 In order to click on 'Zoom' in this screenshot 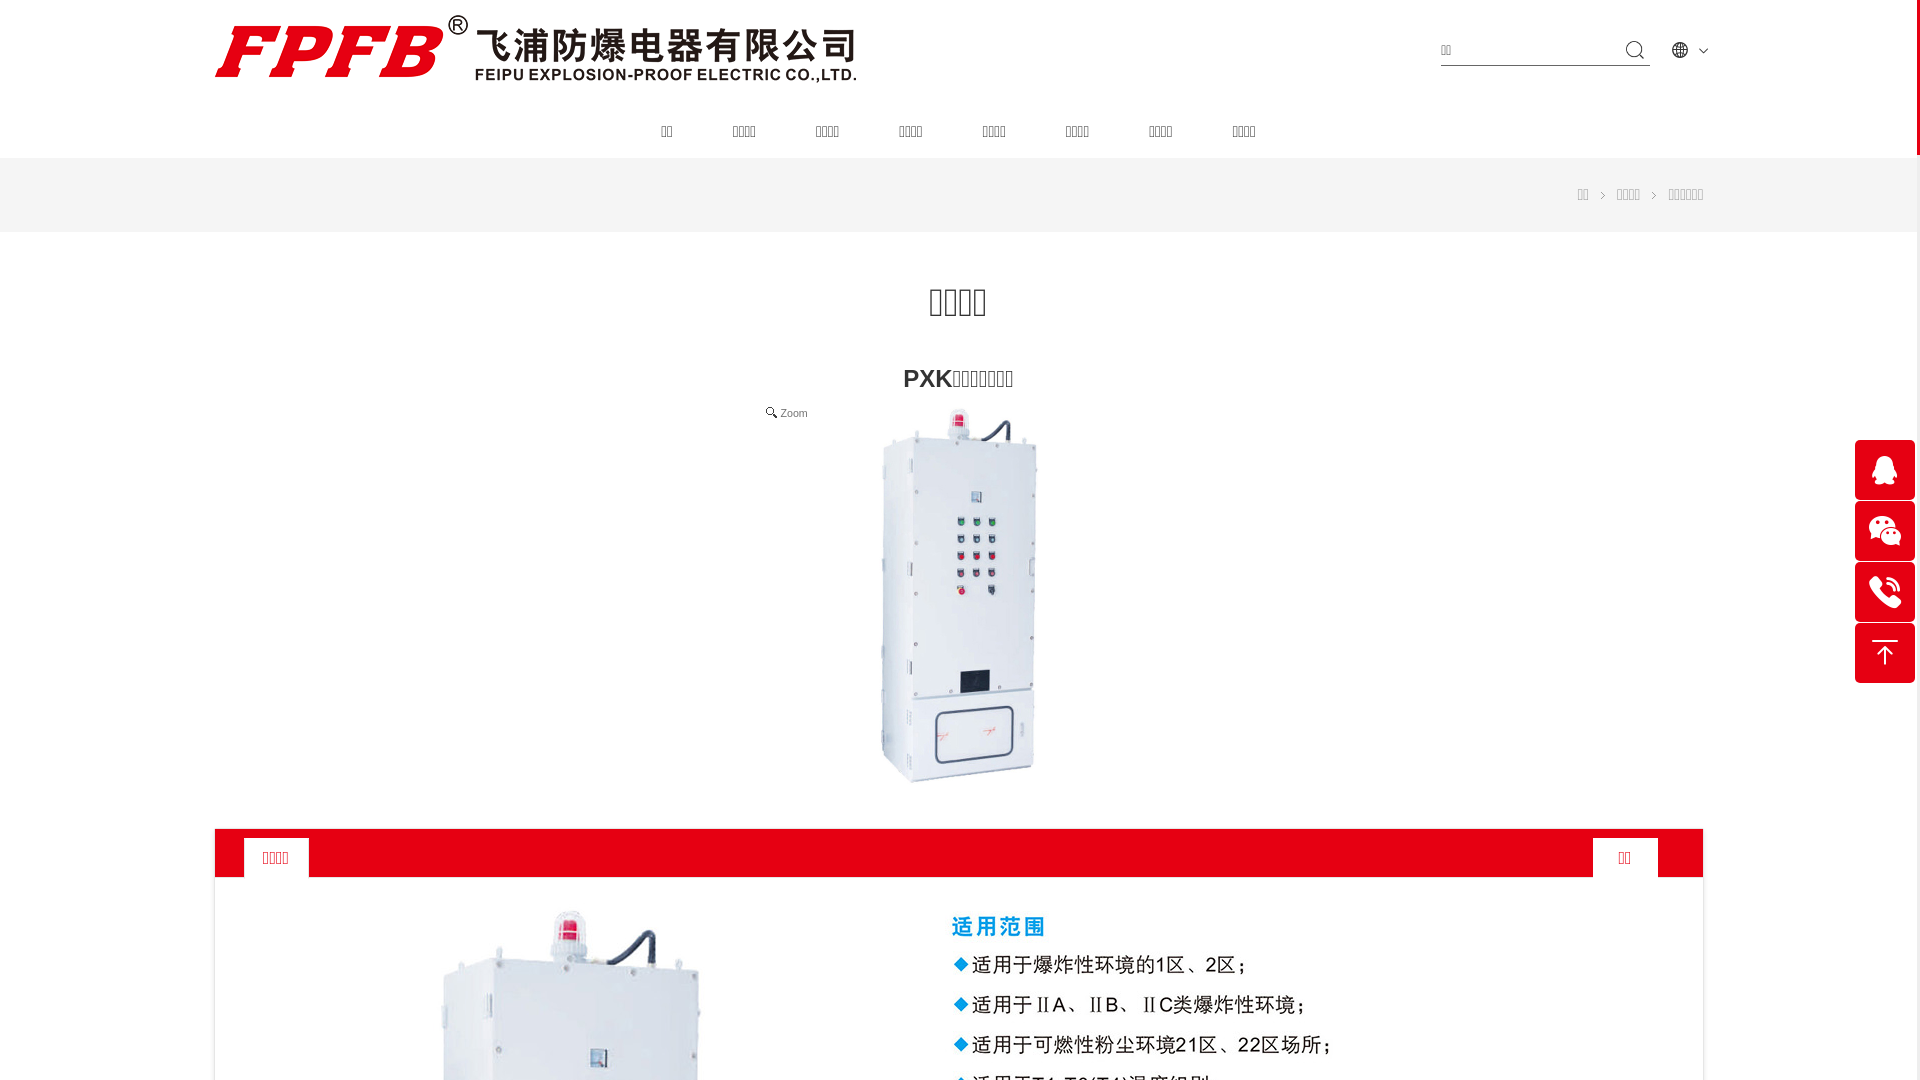, I will do `click(957, 596)`.